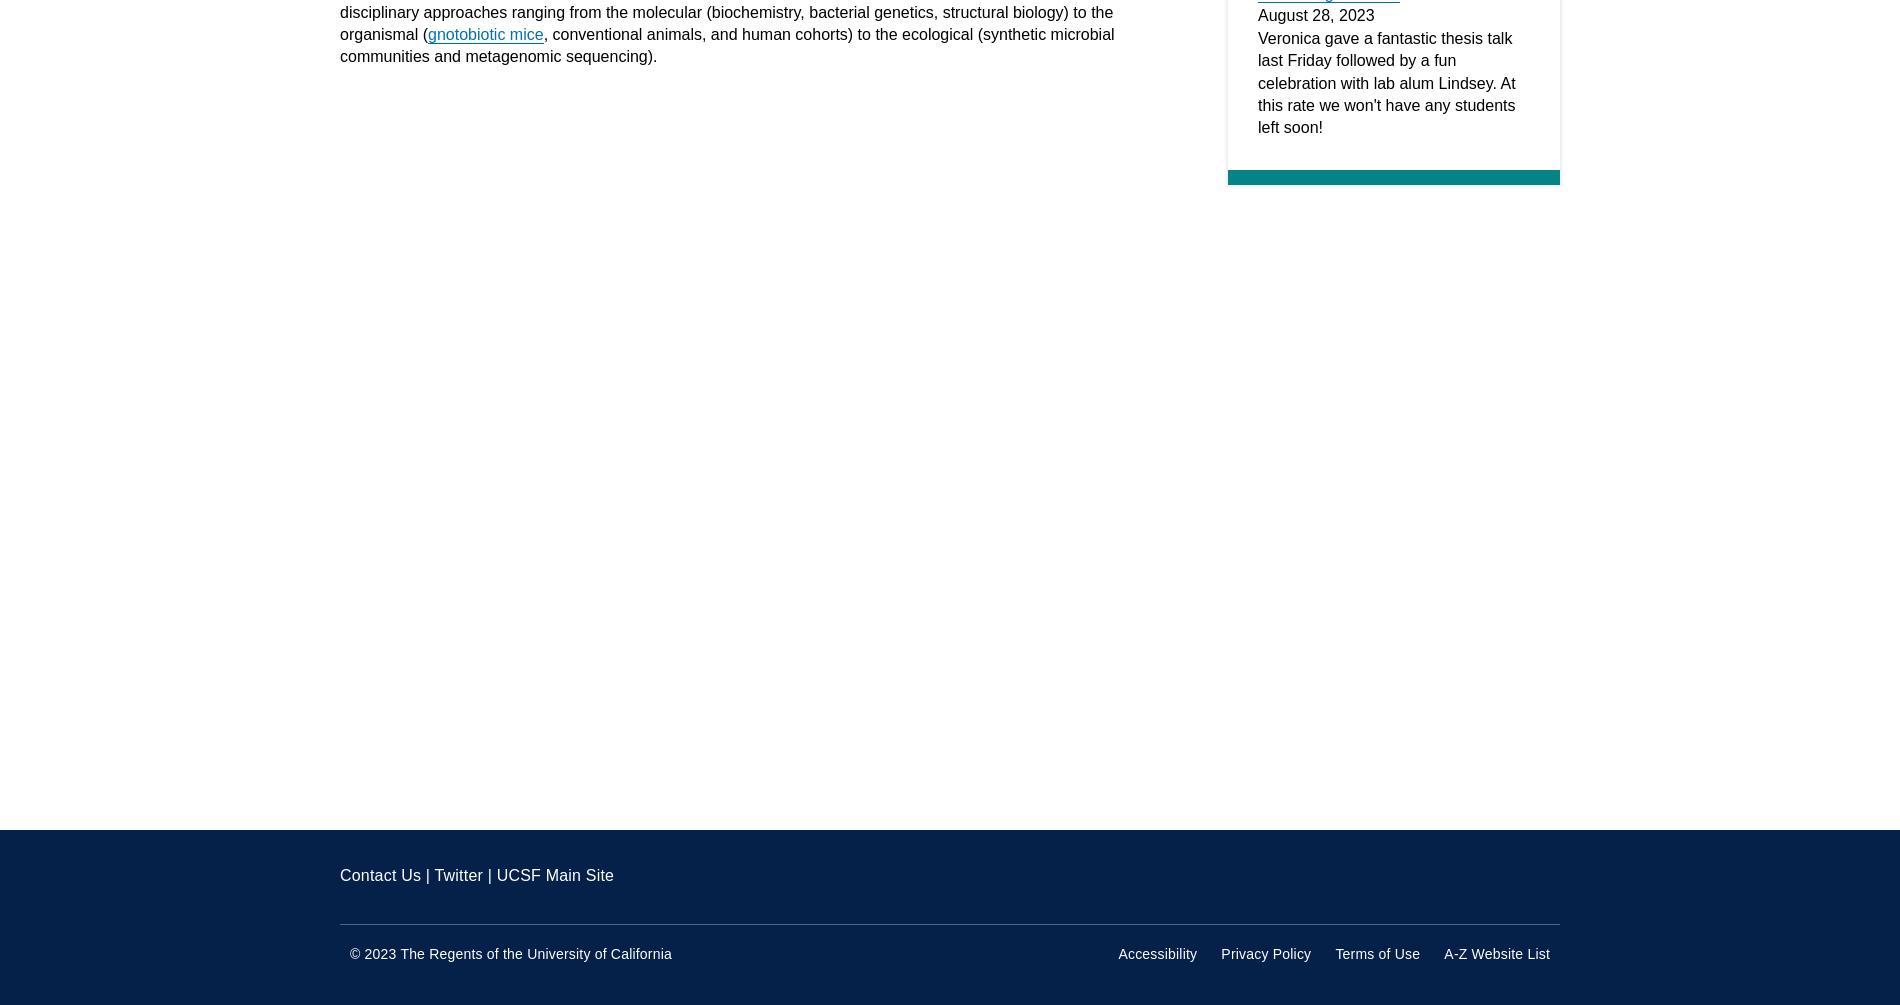  What do you see at coordinates (725, 45) in the screenshot?
I see `', conventional animals, and human cohorts) to the ecological (synthetic microbial communities and metagenomic sequencing).'` at bounding box center [725, 45].